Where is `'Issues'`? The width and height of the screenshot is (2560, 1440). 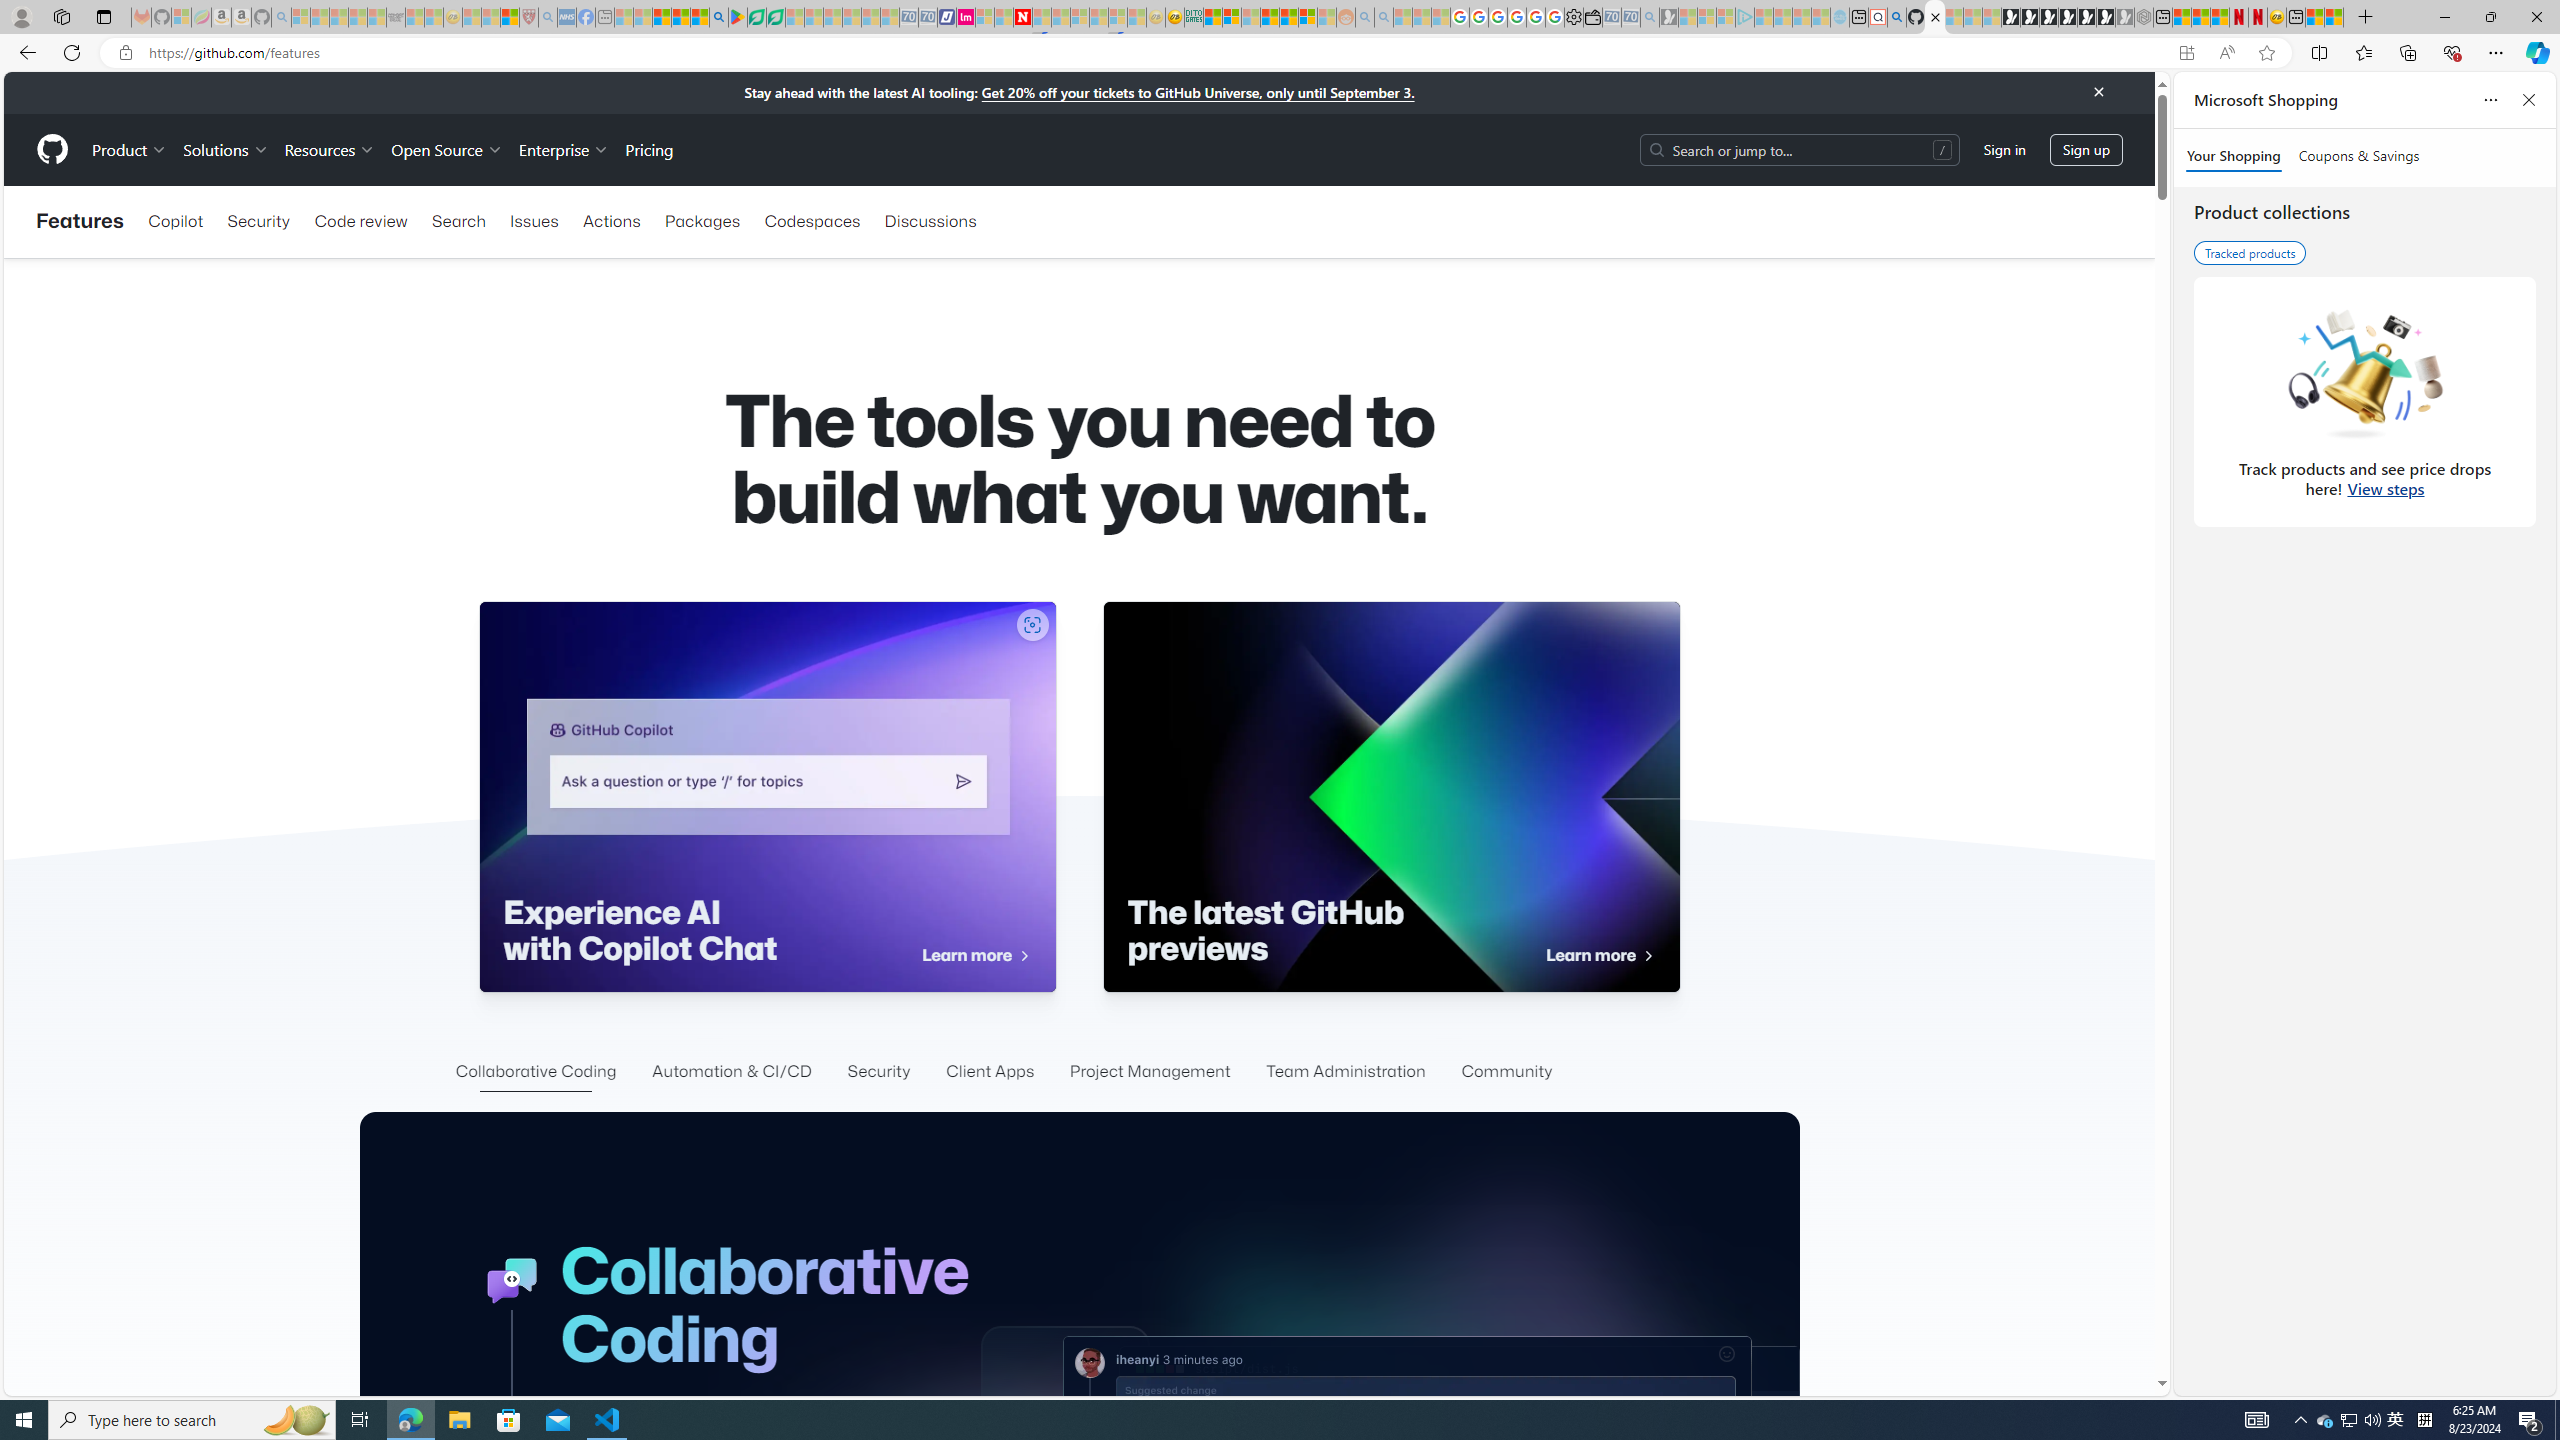
'Issues' is located at coordinates (533, 221).